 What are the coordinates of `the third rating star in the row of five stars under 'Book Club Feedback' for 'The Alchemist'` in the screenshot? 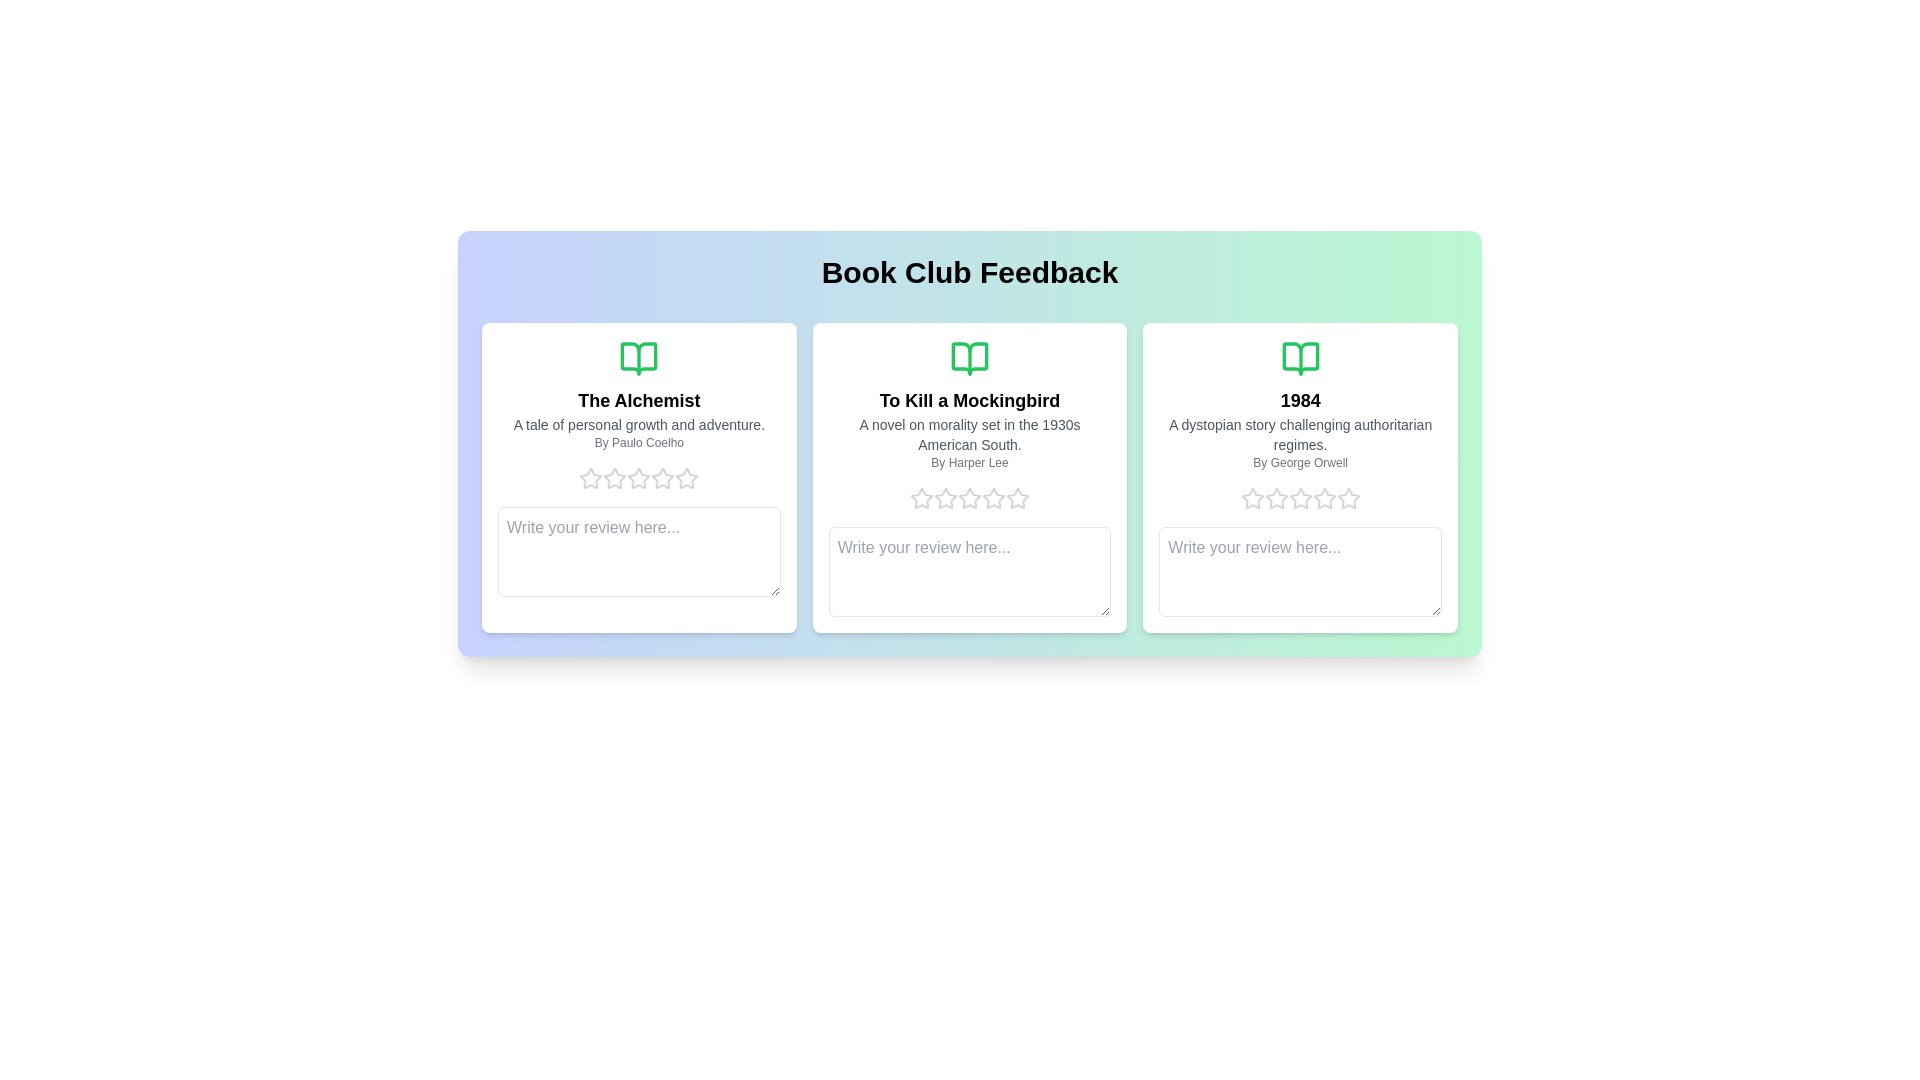 It's located at (638, 478).